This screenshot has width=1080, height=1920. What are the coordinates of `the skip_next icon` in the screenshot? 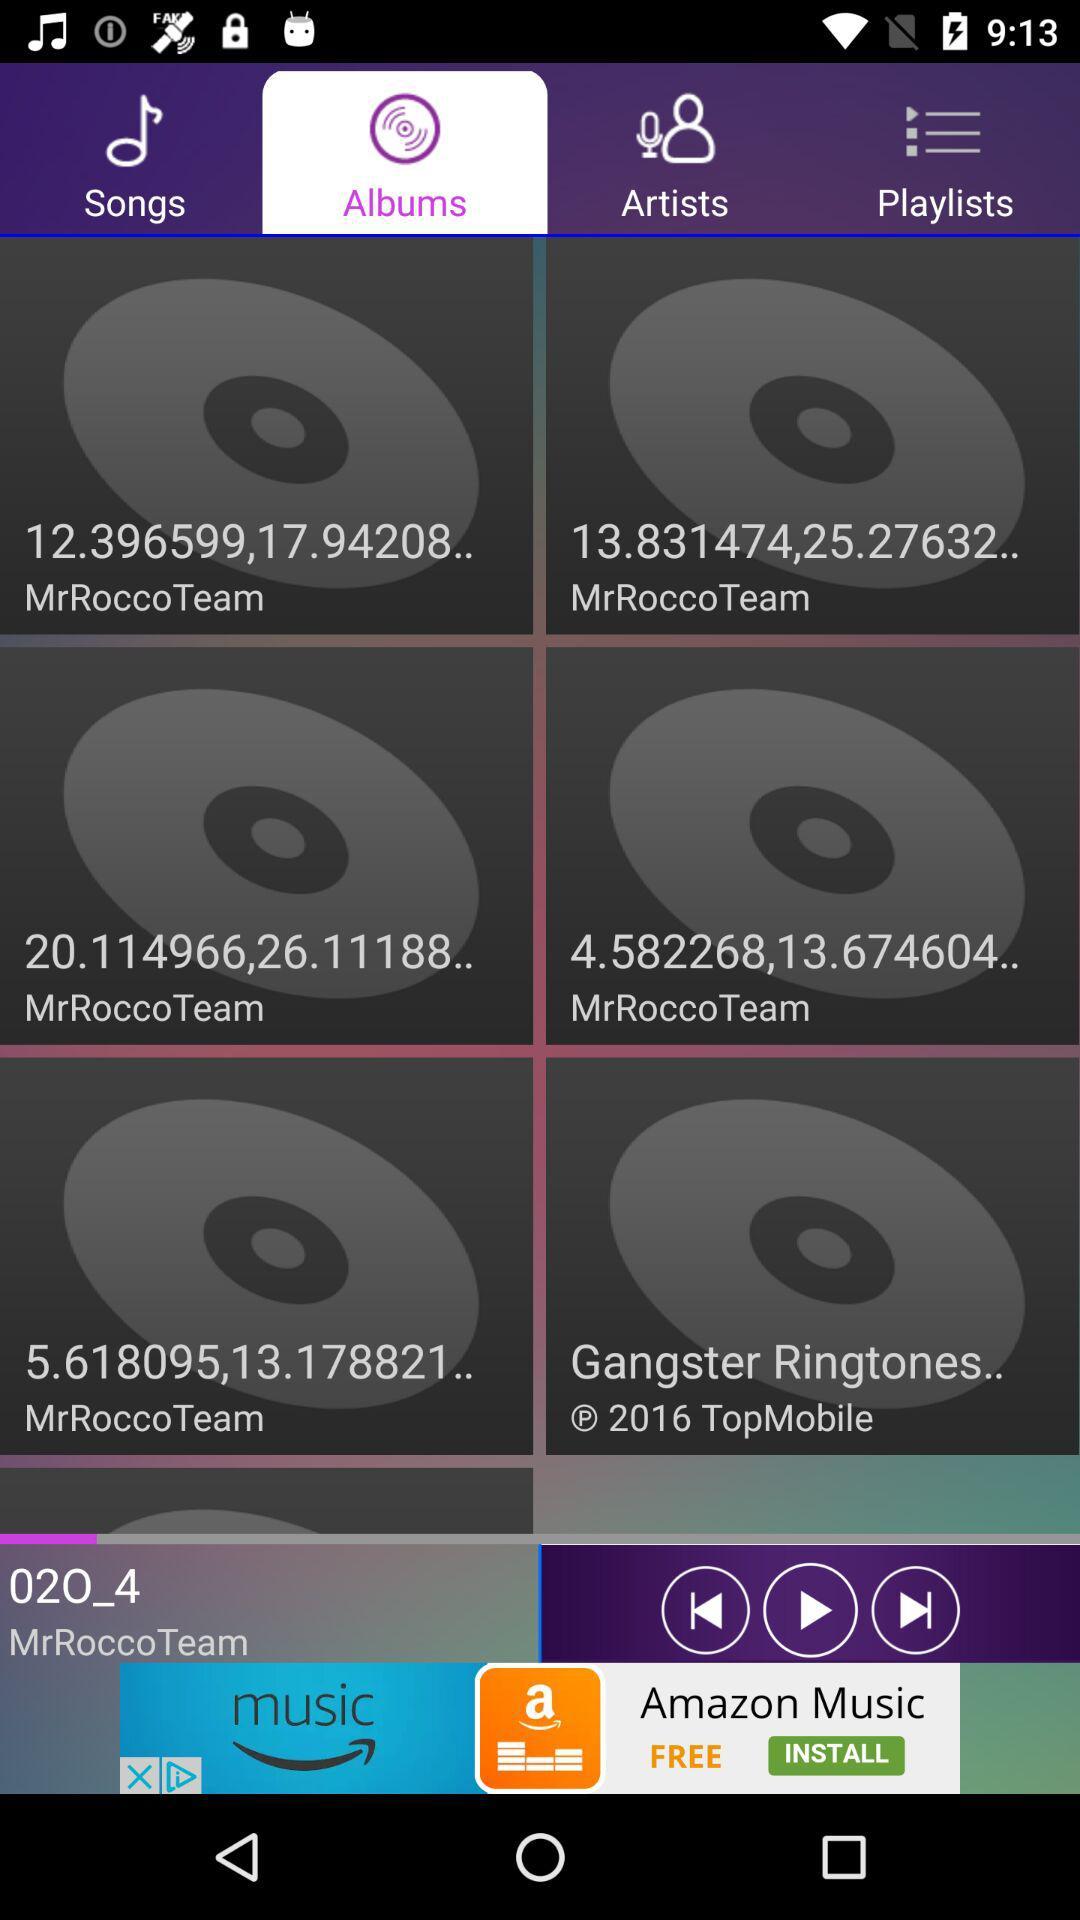 It's located at (915, 1610).